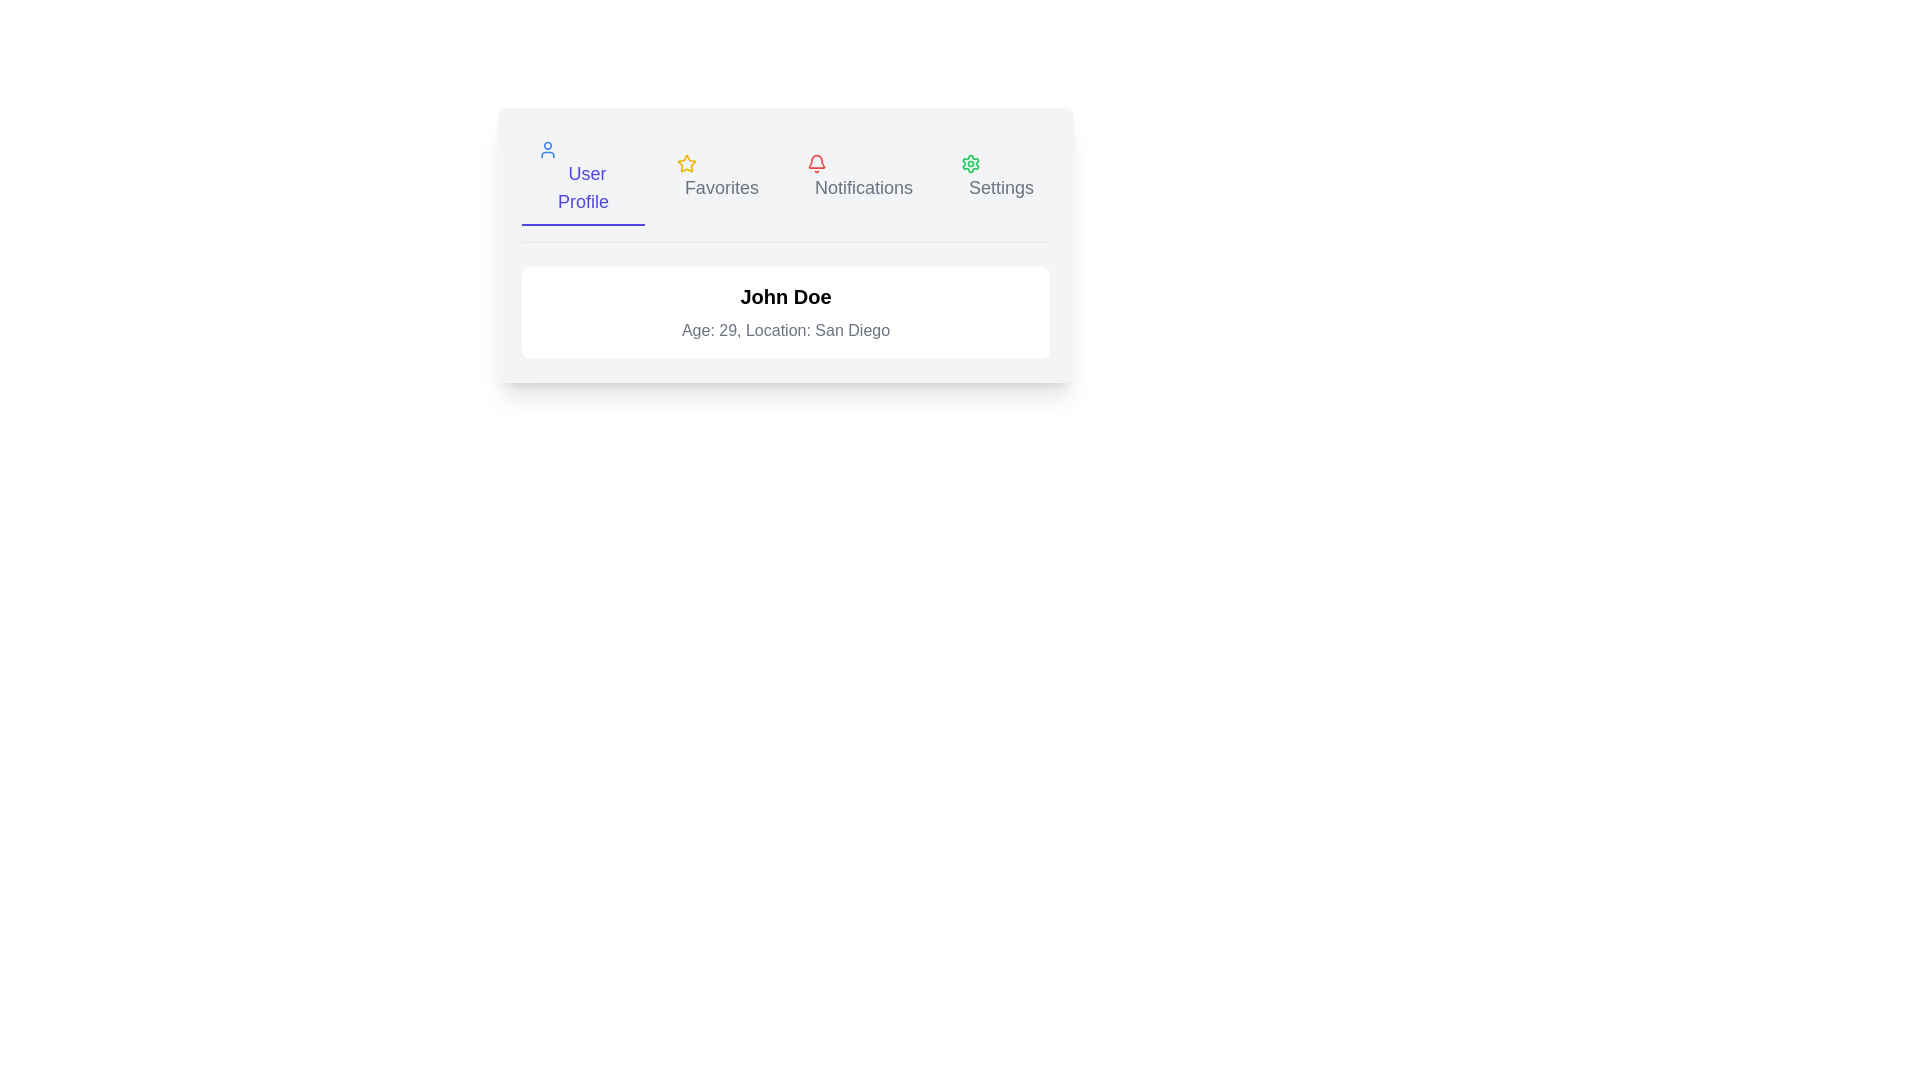  What do you see at coordinates (970, 163) in the screenshot?
I see `the gear icon located in the top right section of the interface, next to the 'Settings' text option` at bounding box center [970, 163].